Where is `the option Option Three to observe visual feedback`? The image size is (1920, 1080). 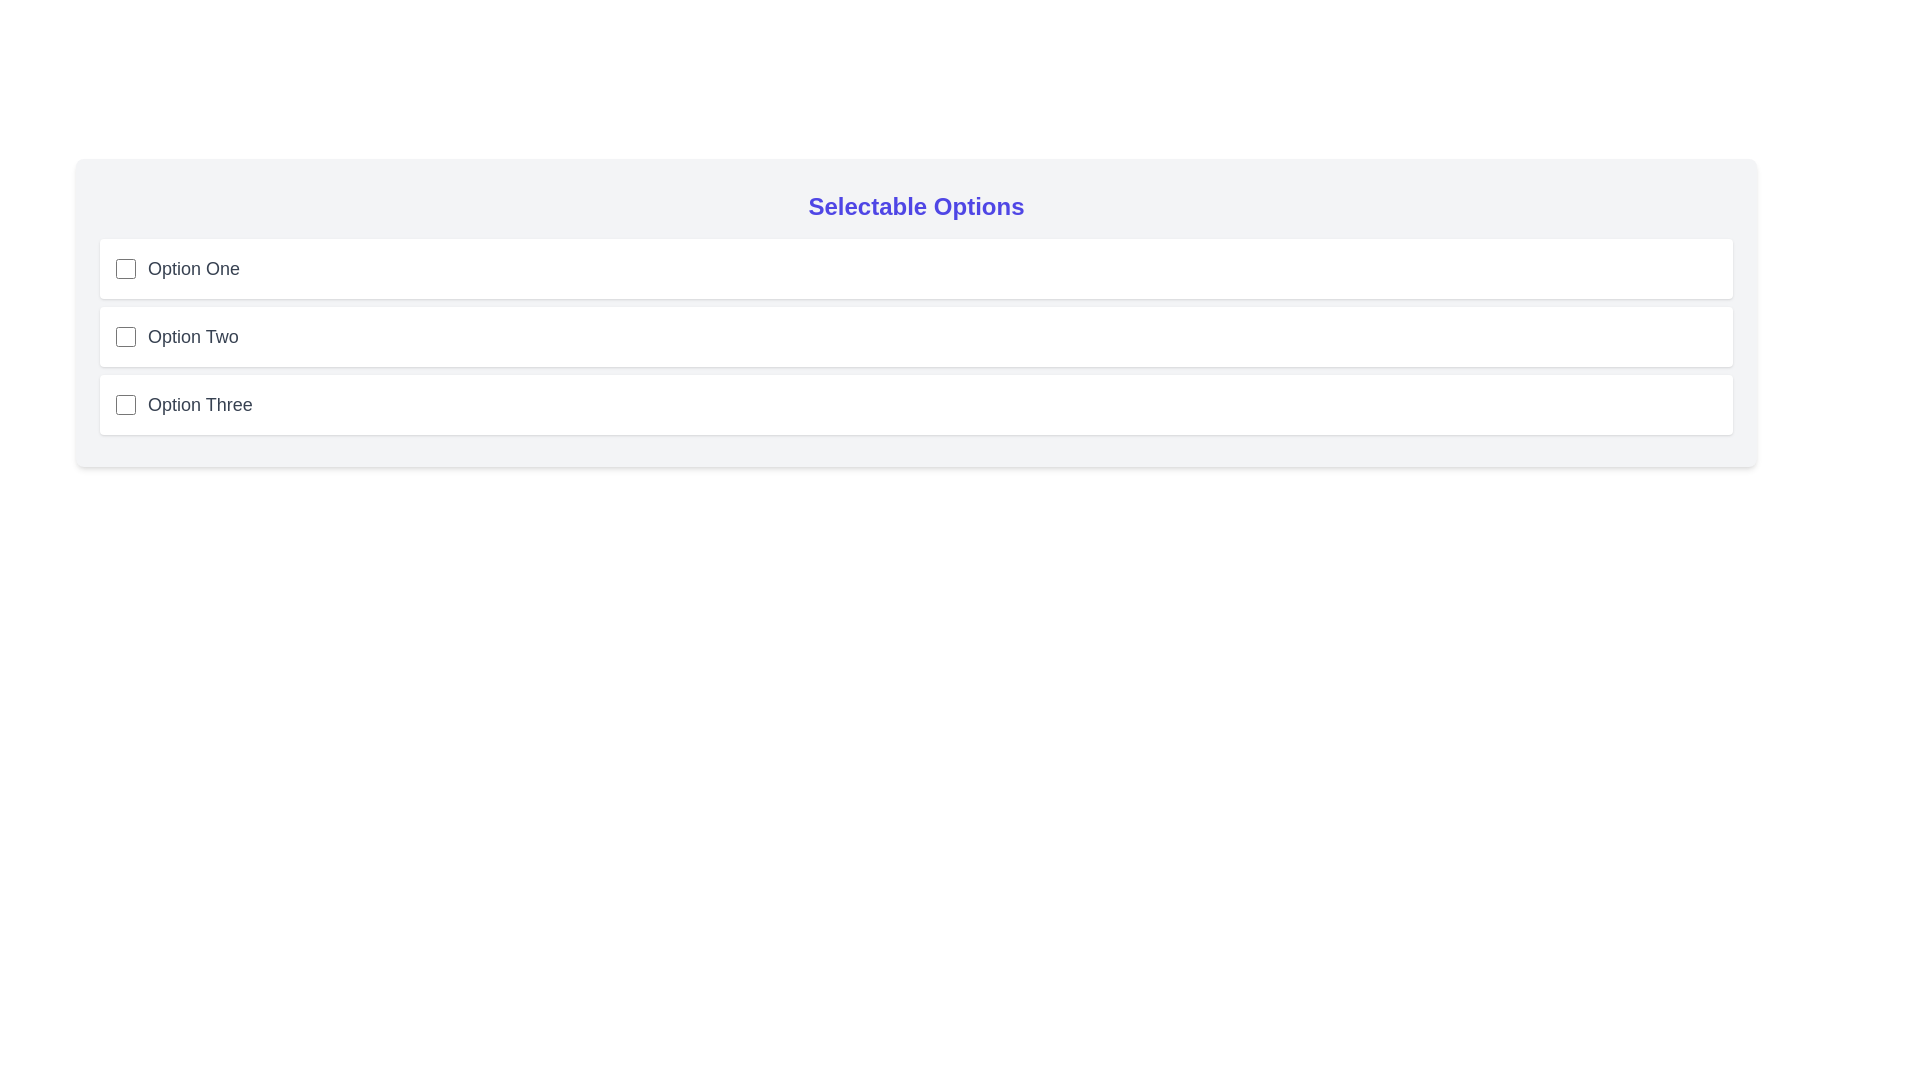
the option Option Three to observe visual feedback is located at coordinates (915, 405).